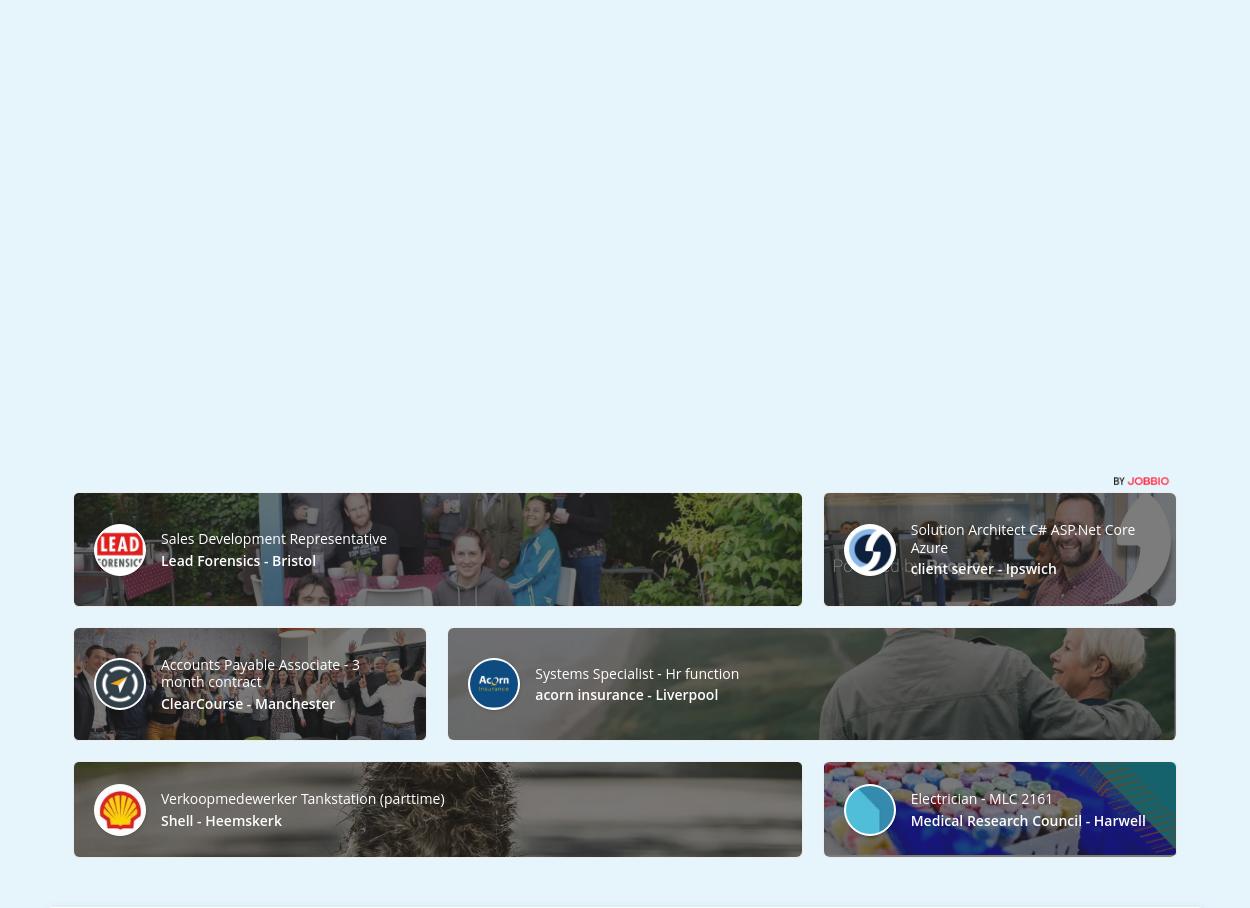 This screenshot has width=1250, height=908. What do you see at coordinates (220, 819) in the screenshot?
I see `'Shell - Heemskerk'` at bounding box center [220, 819].